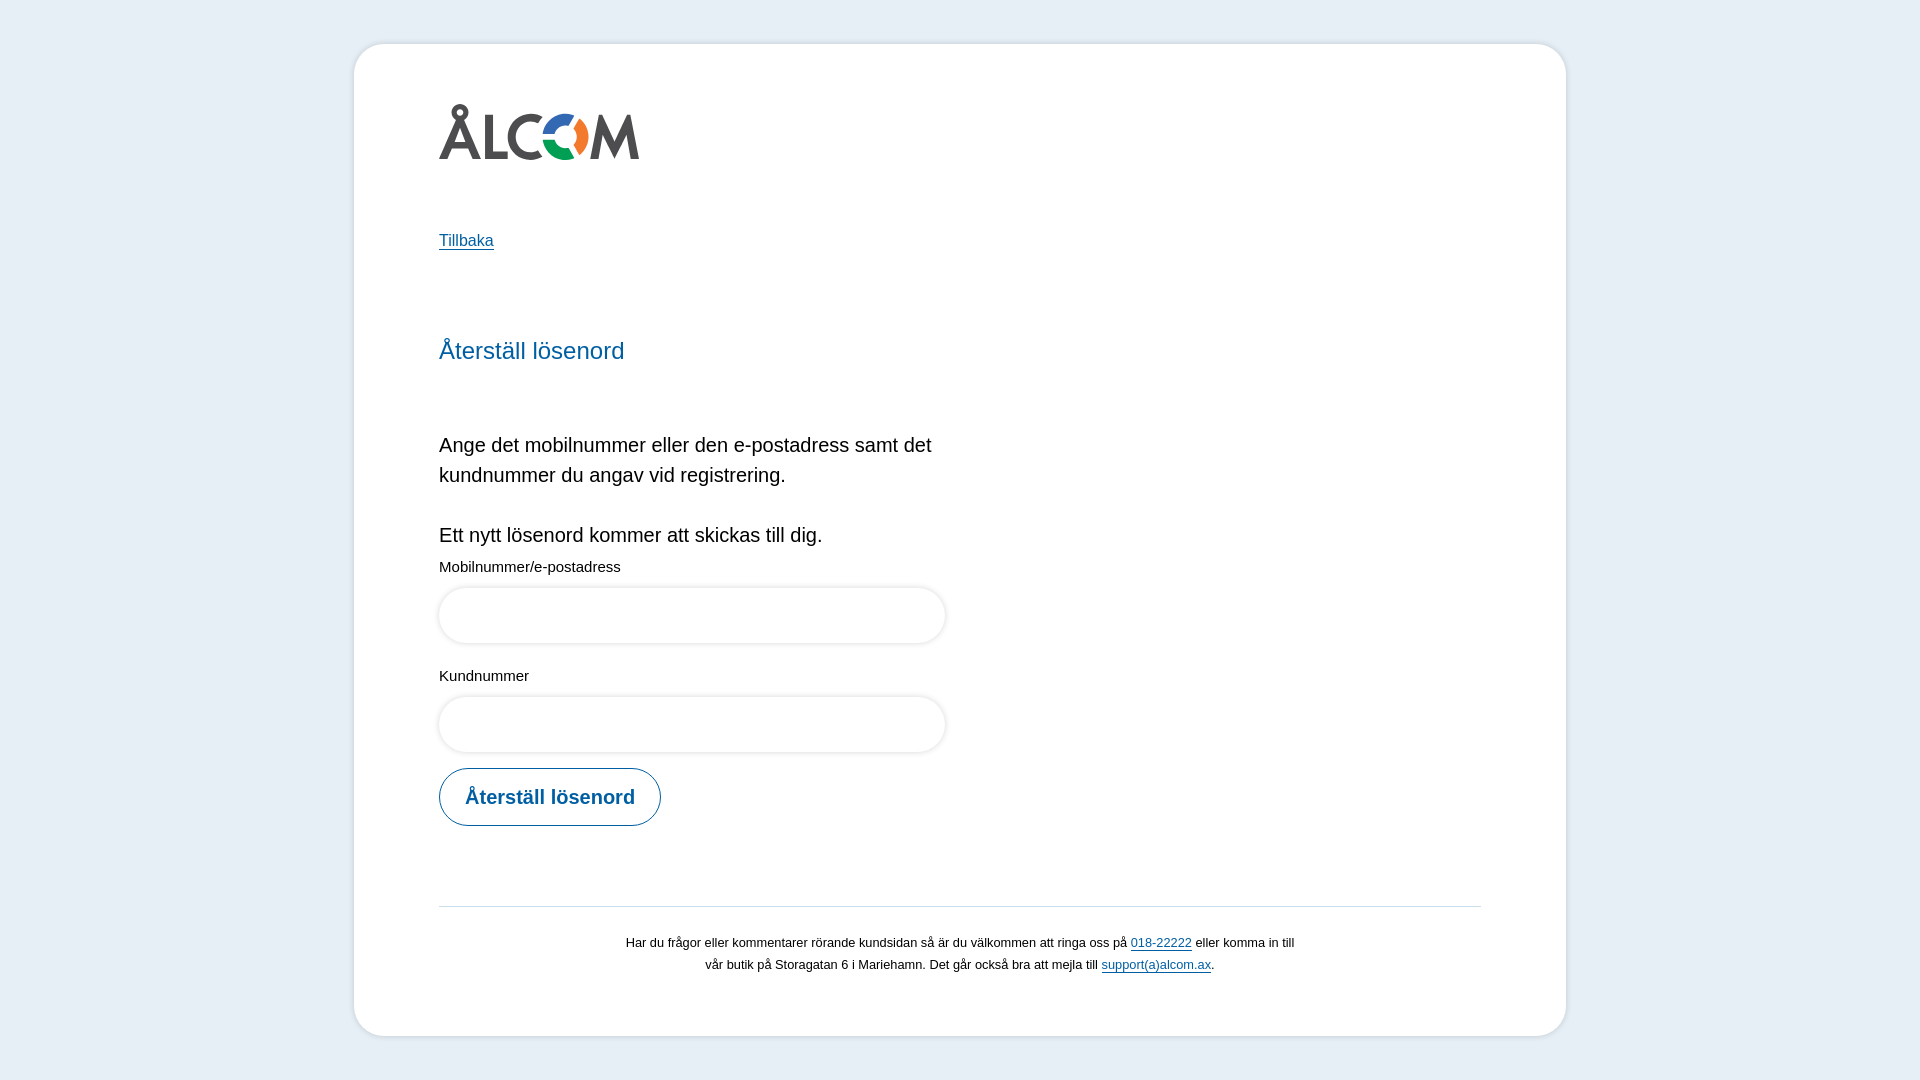 This screenshot has height=1080, width=1920. Describe the element at coordinates (1156, 963) in the screenshot. I see `'support(a)alcom.ax'` at that location.